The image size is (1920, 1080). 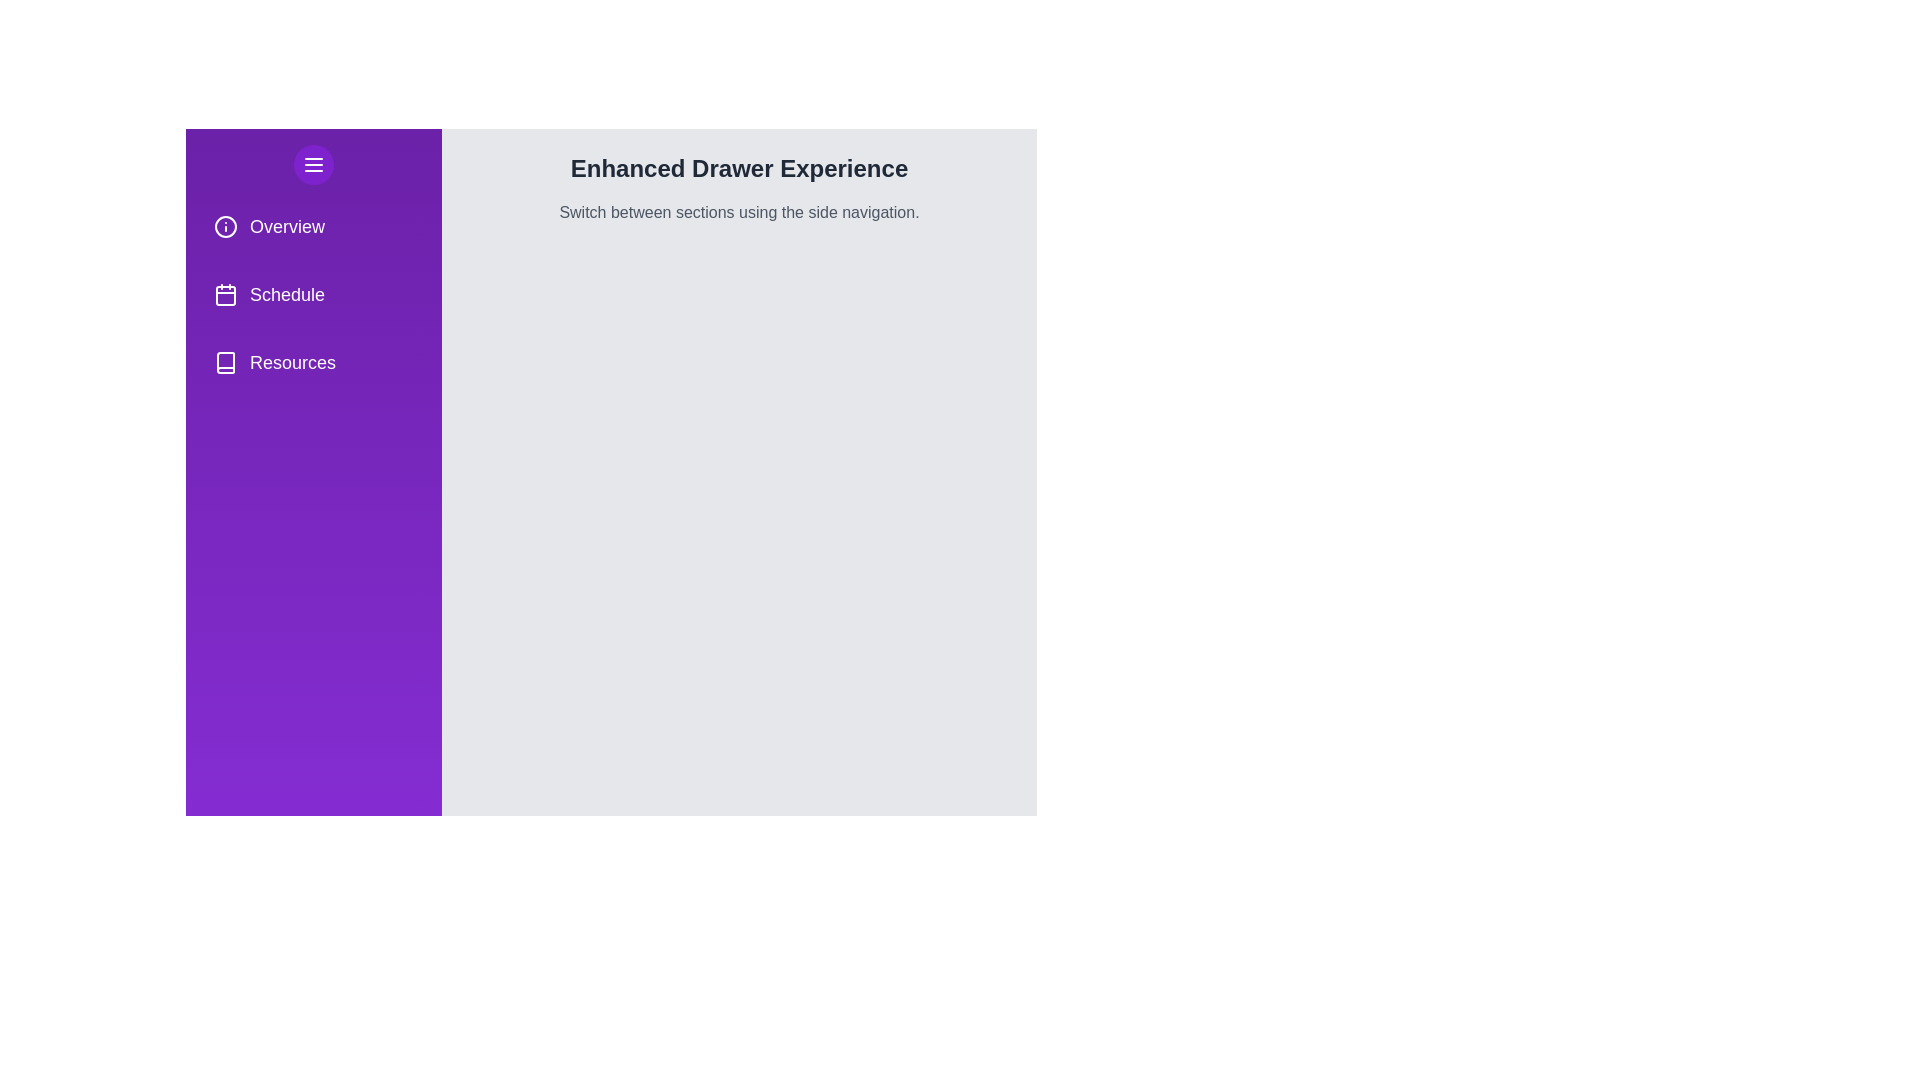 I want to click on the navigation menu item Schedule, so click(x=312, y=294).